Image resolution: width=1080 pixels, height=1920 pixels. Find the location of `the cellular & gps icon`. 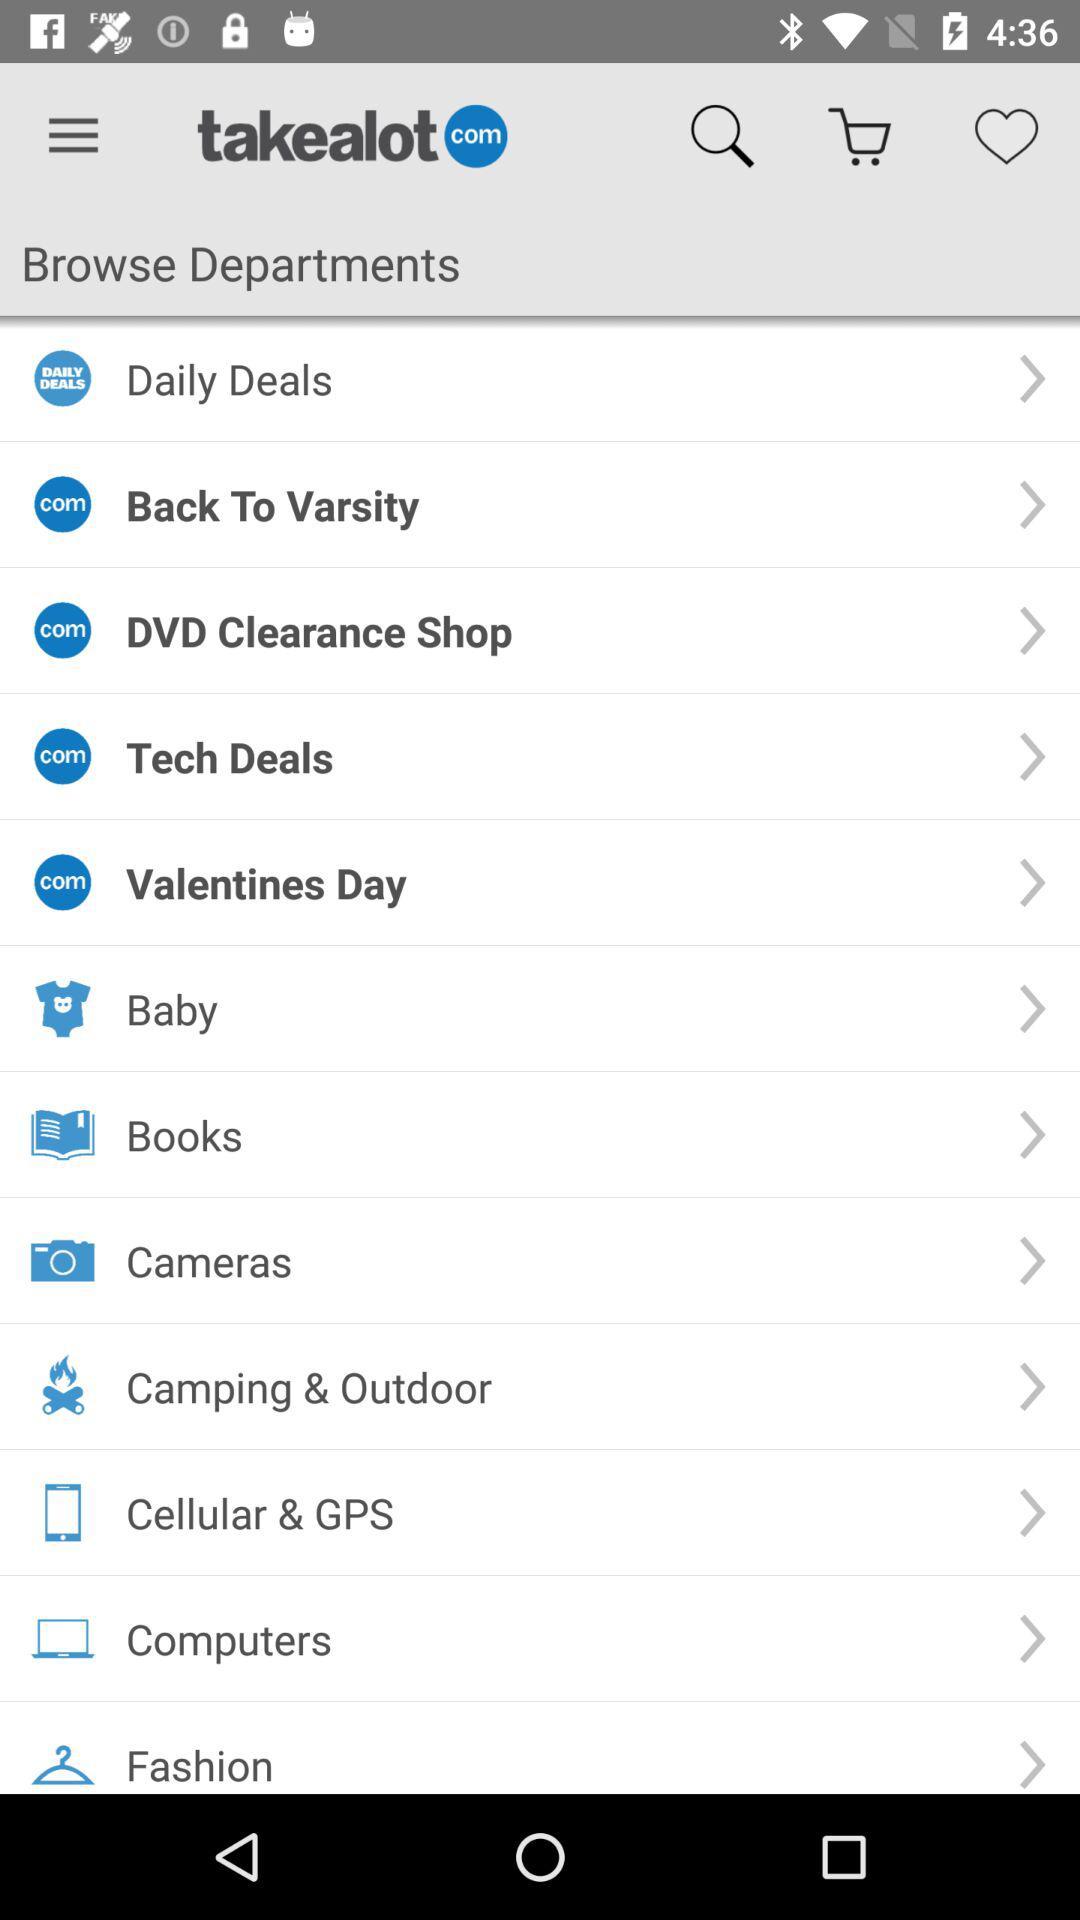

the cellular & gps icon is located at coordinates (555, 1512).